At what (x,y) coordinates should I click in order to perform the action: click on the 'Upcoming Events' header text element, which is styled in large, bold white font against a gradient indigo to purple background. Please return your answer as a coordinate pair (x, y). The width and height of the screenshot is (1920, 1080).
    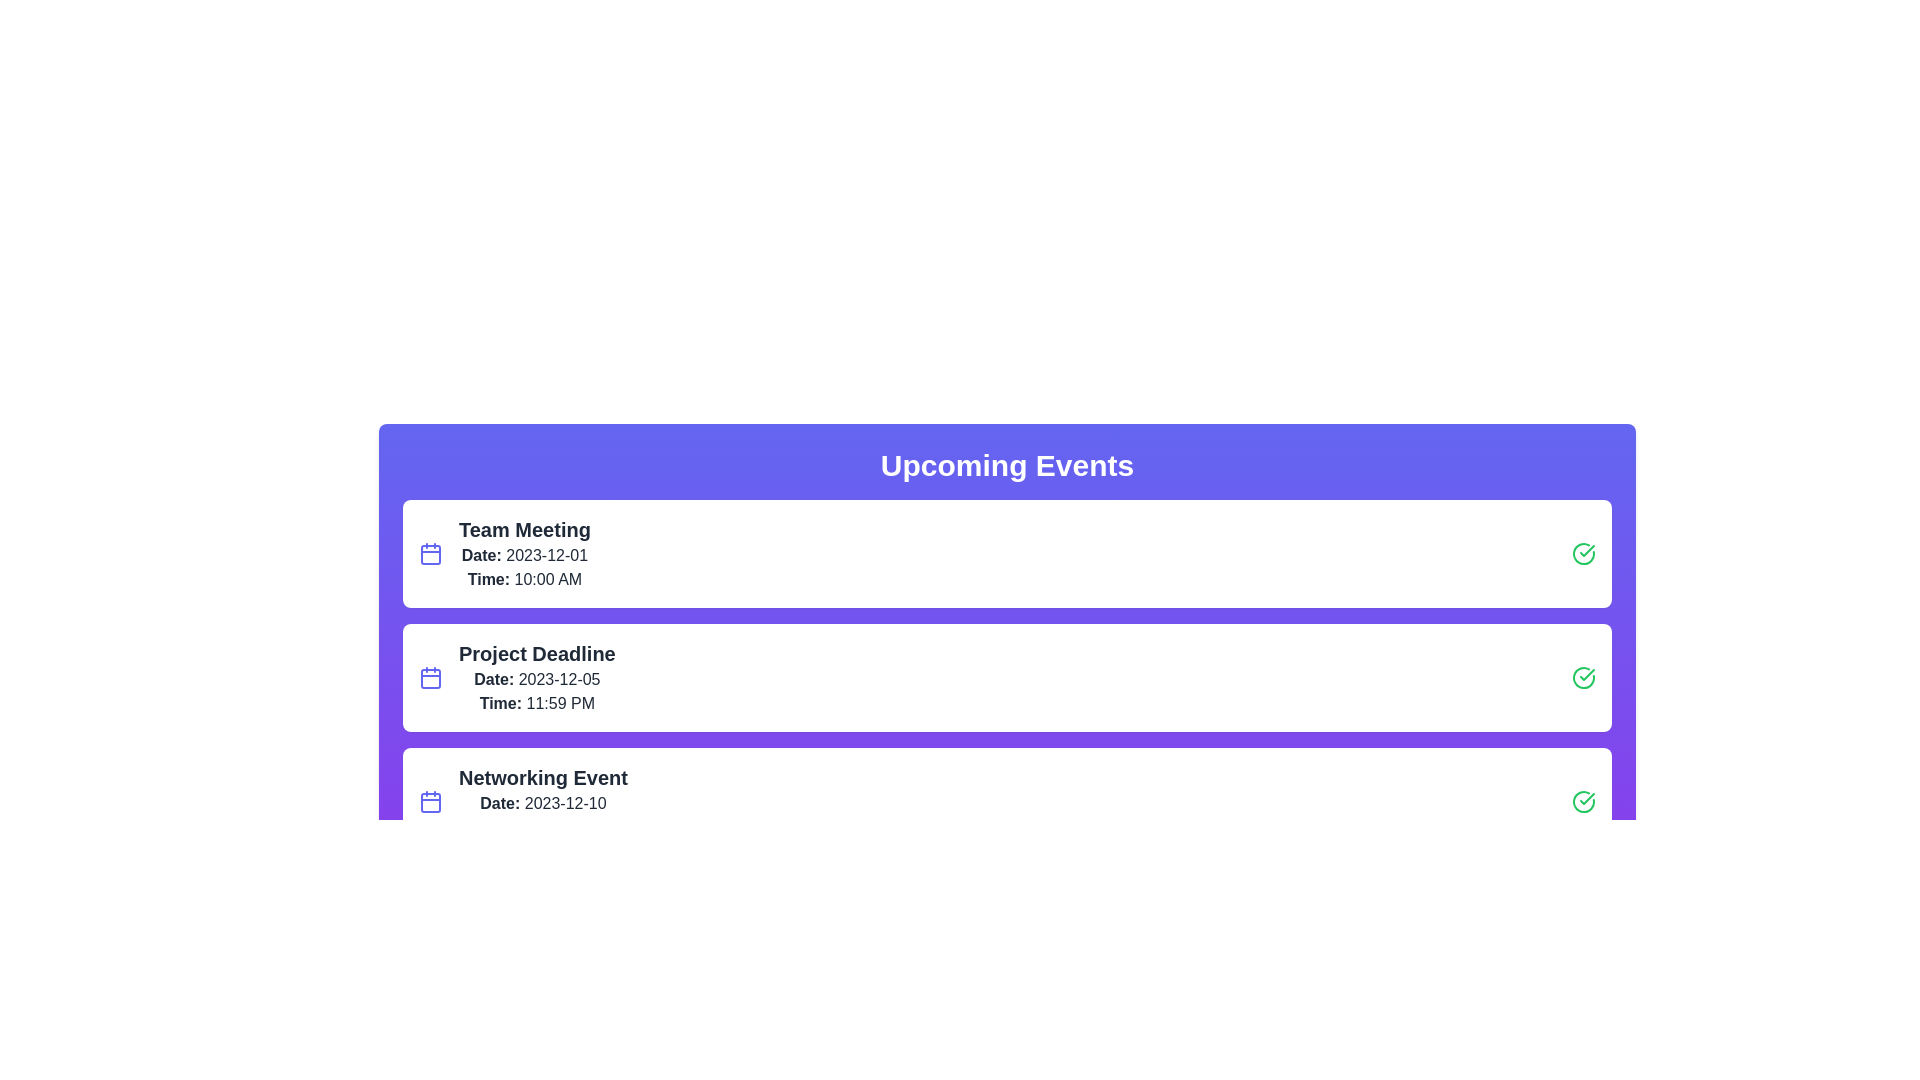
    Looking at the image, I should click on (1007, 466).